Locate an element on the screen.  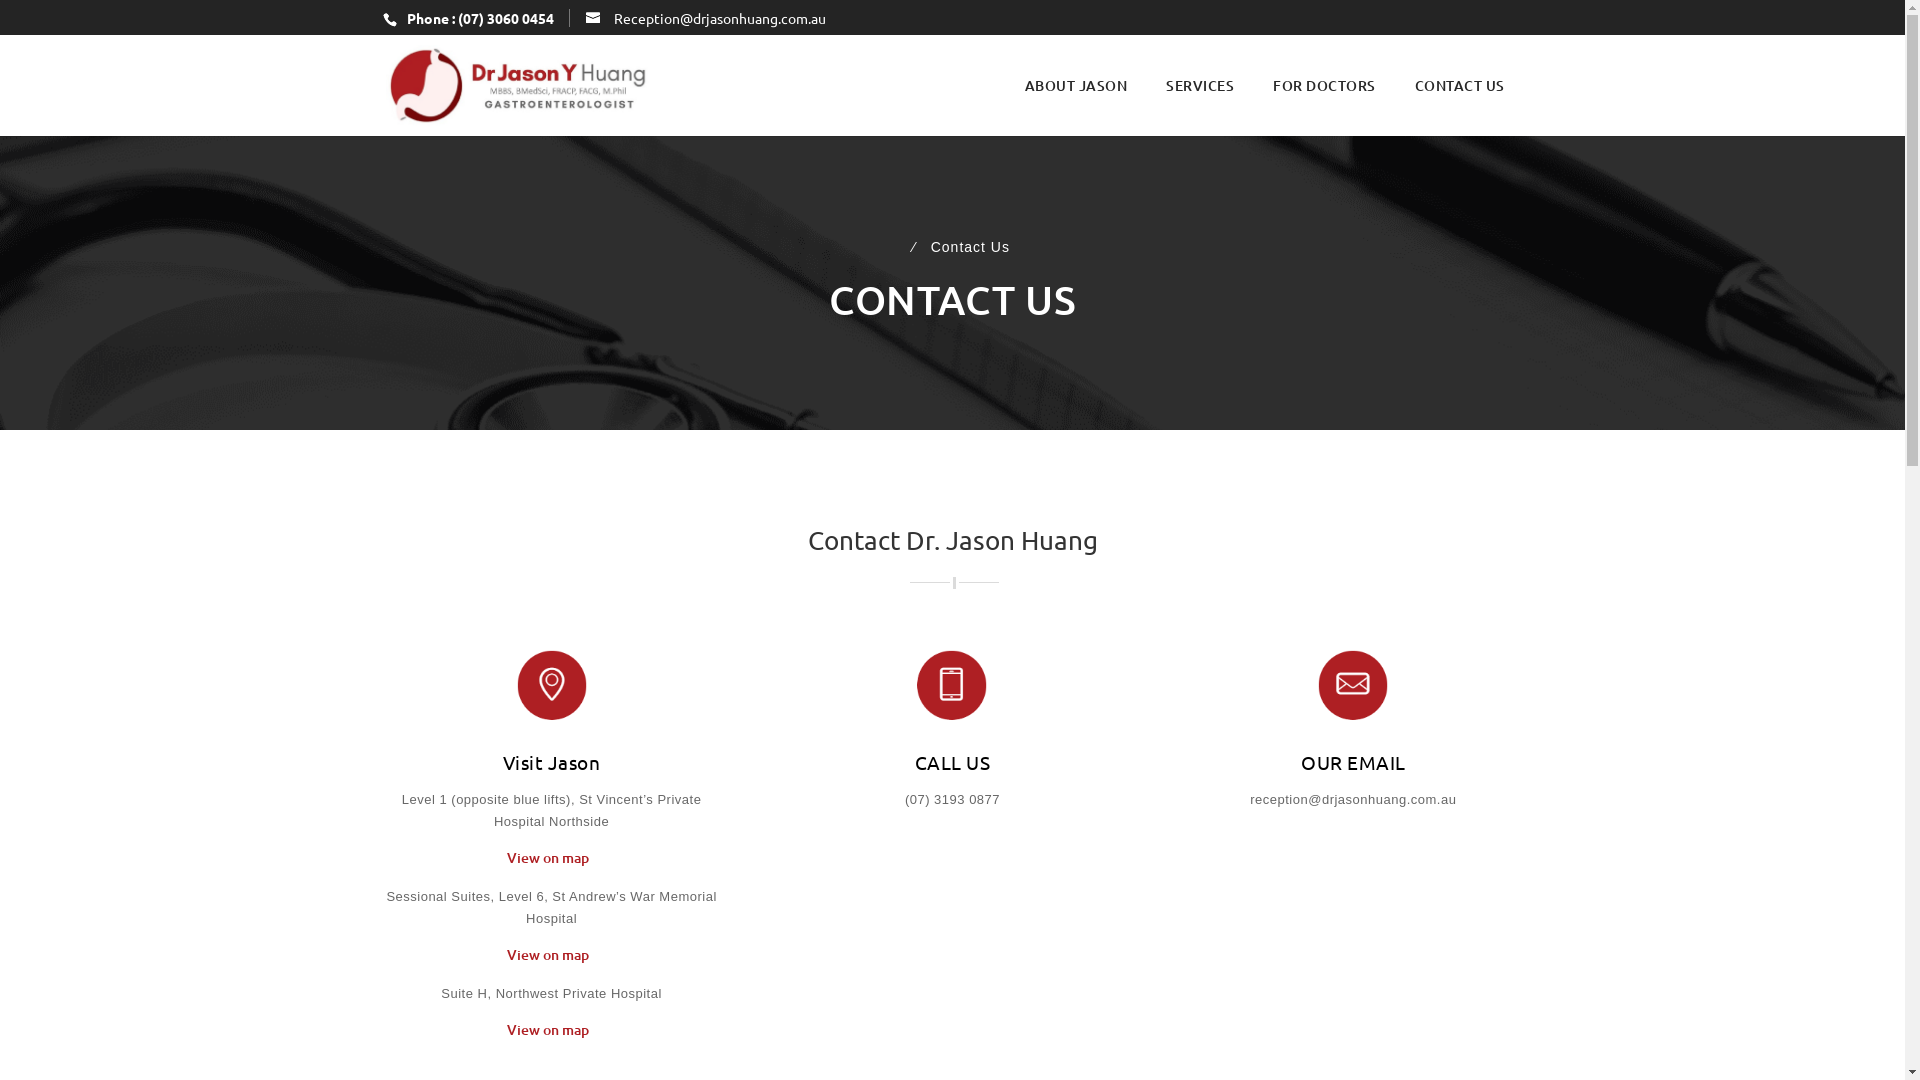
'Reception@drjasonhuang.com.au' is located at coordinates (705, 16).